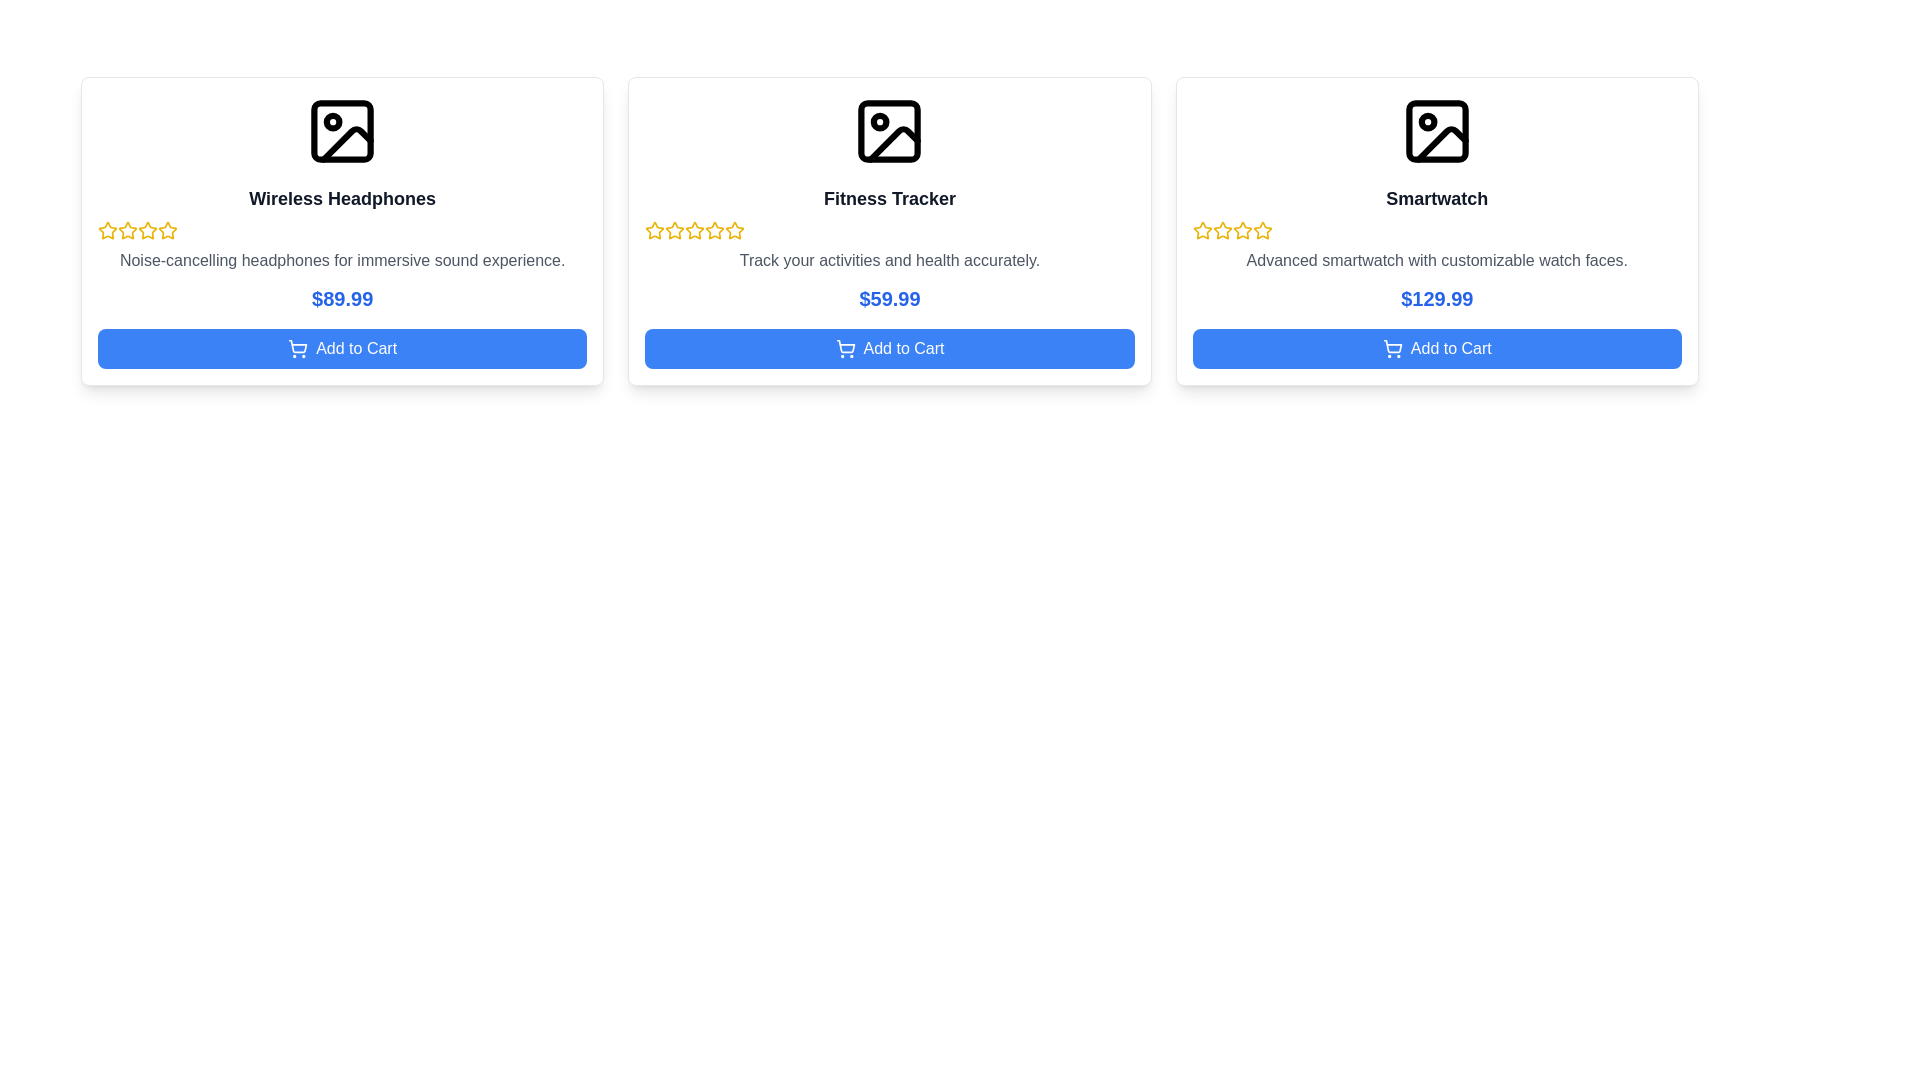 This screenshot has height=1080, width=1920. I want to click on the 'Add to Cart' icon located within the 'Add to Cart' button for the 'Smartwatch' product card, which is the rightmost card in the set of three, so click(1391, 347).